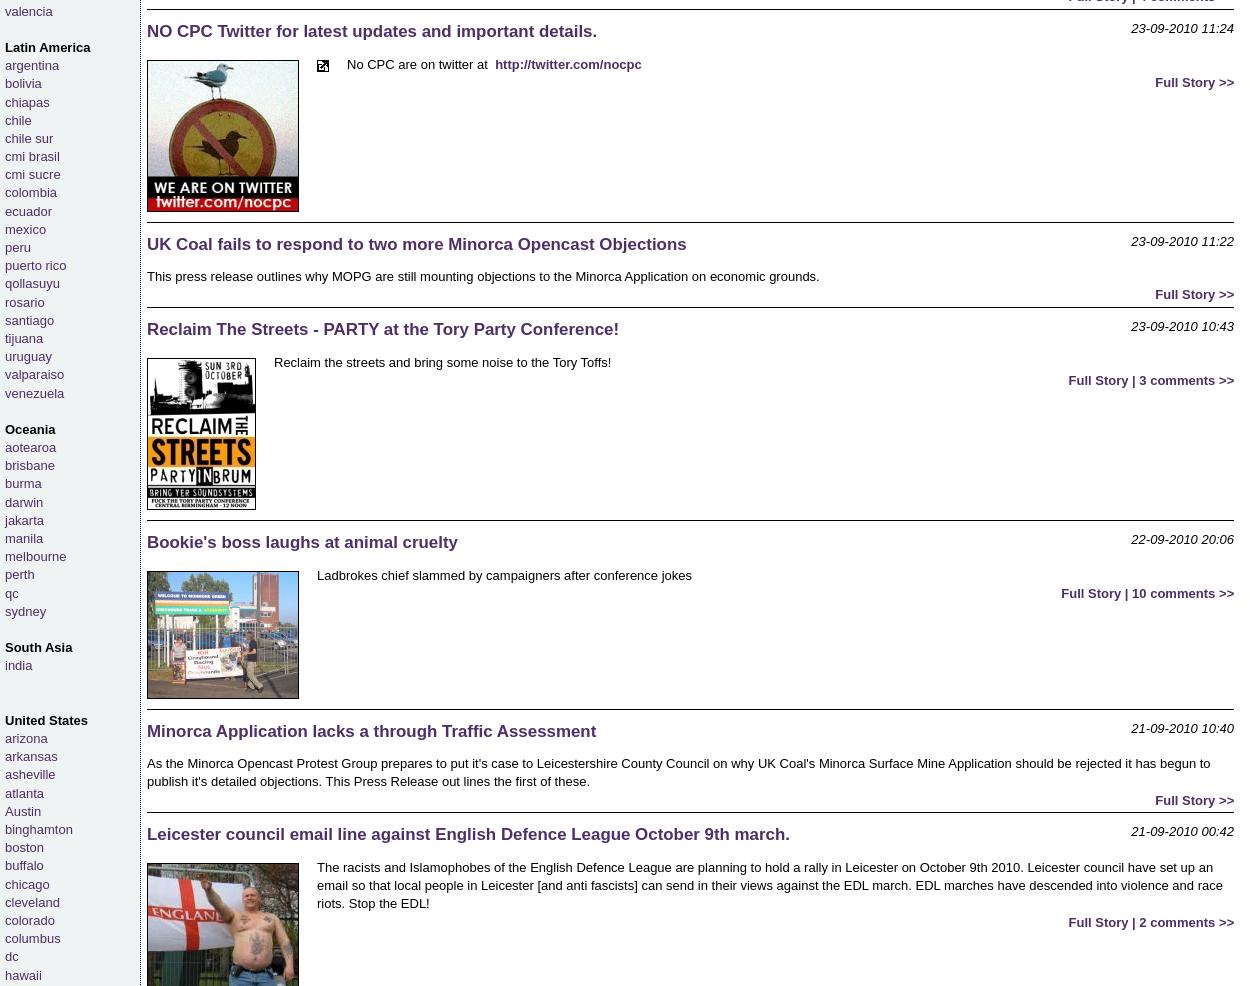 This screenshot has width=1250, height=986. Describe the element at coordinates (1182, 830) in the screenshot. I see `'21-09-2010 00:42'` at that location.